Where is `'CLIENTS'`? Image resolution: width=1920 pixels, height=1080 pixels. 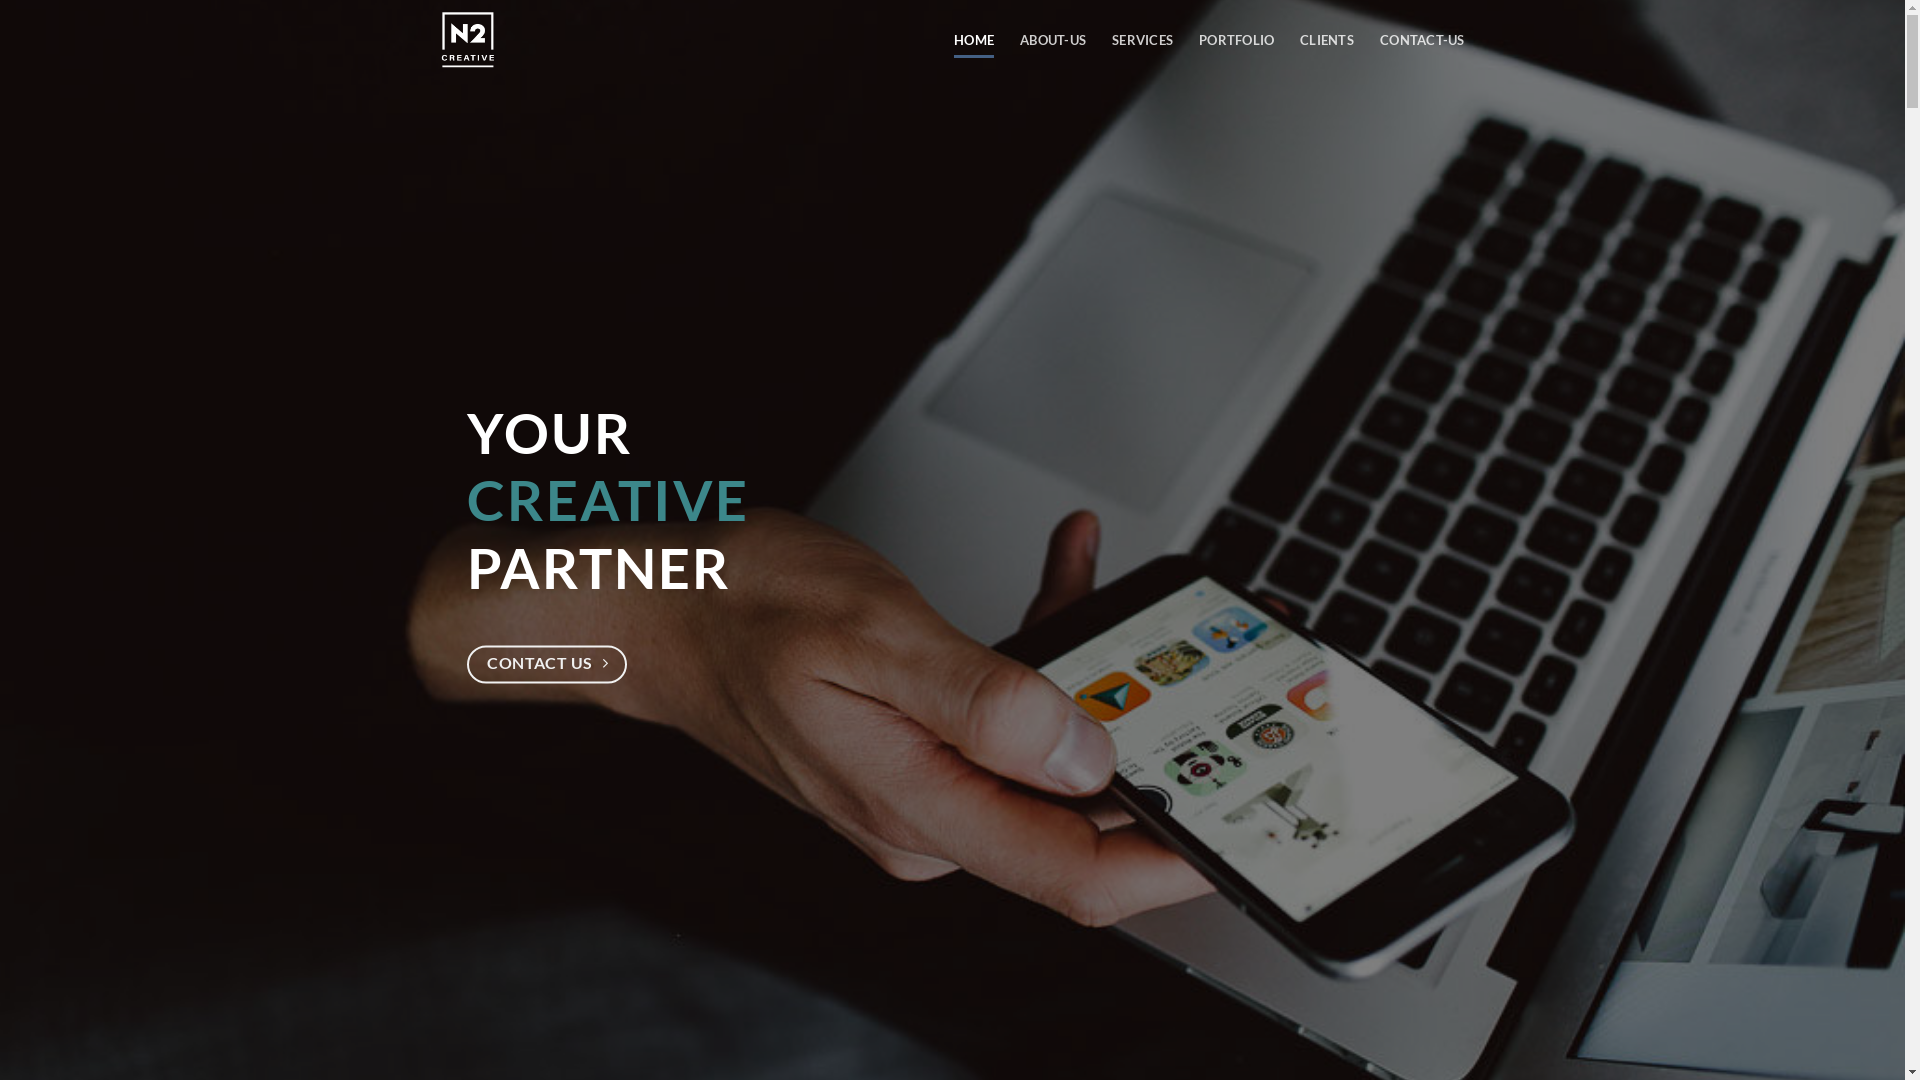 'CLIENTS' is located at coordinates (1326, 39).